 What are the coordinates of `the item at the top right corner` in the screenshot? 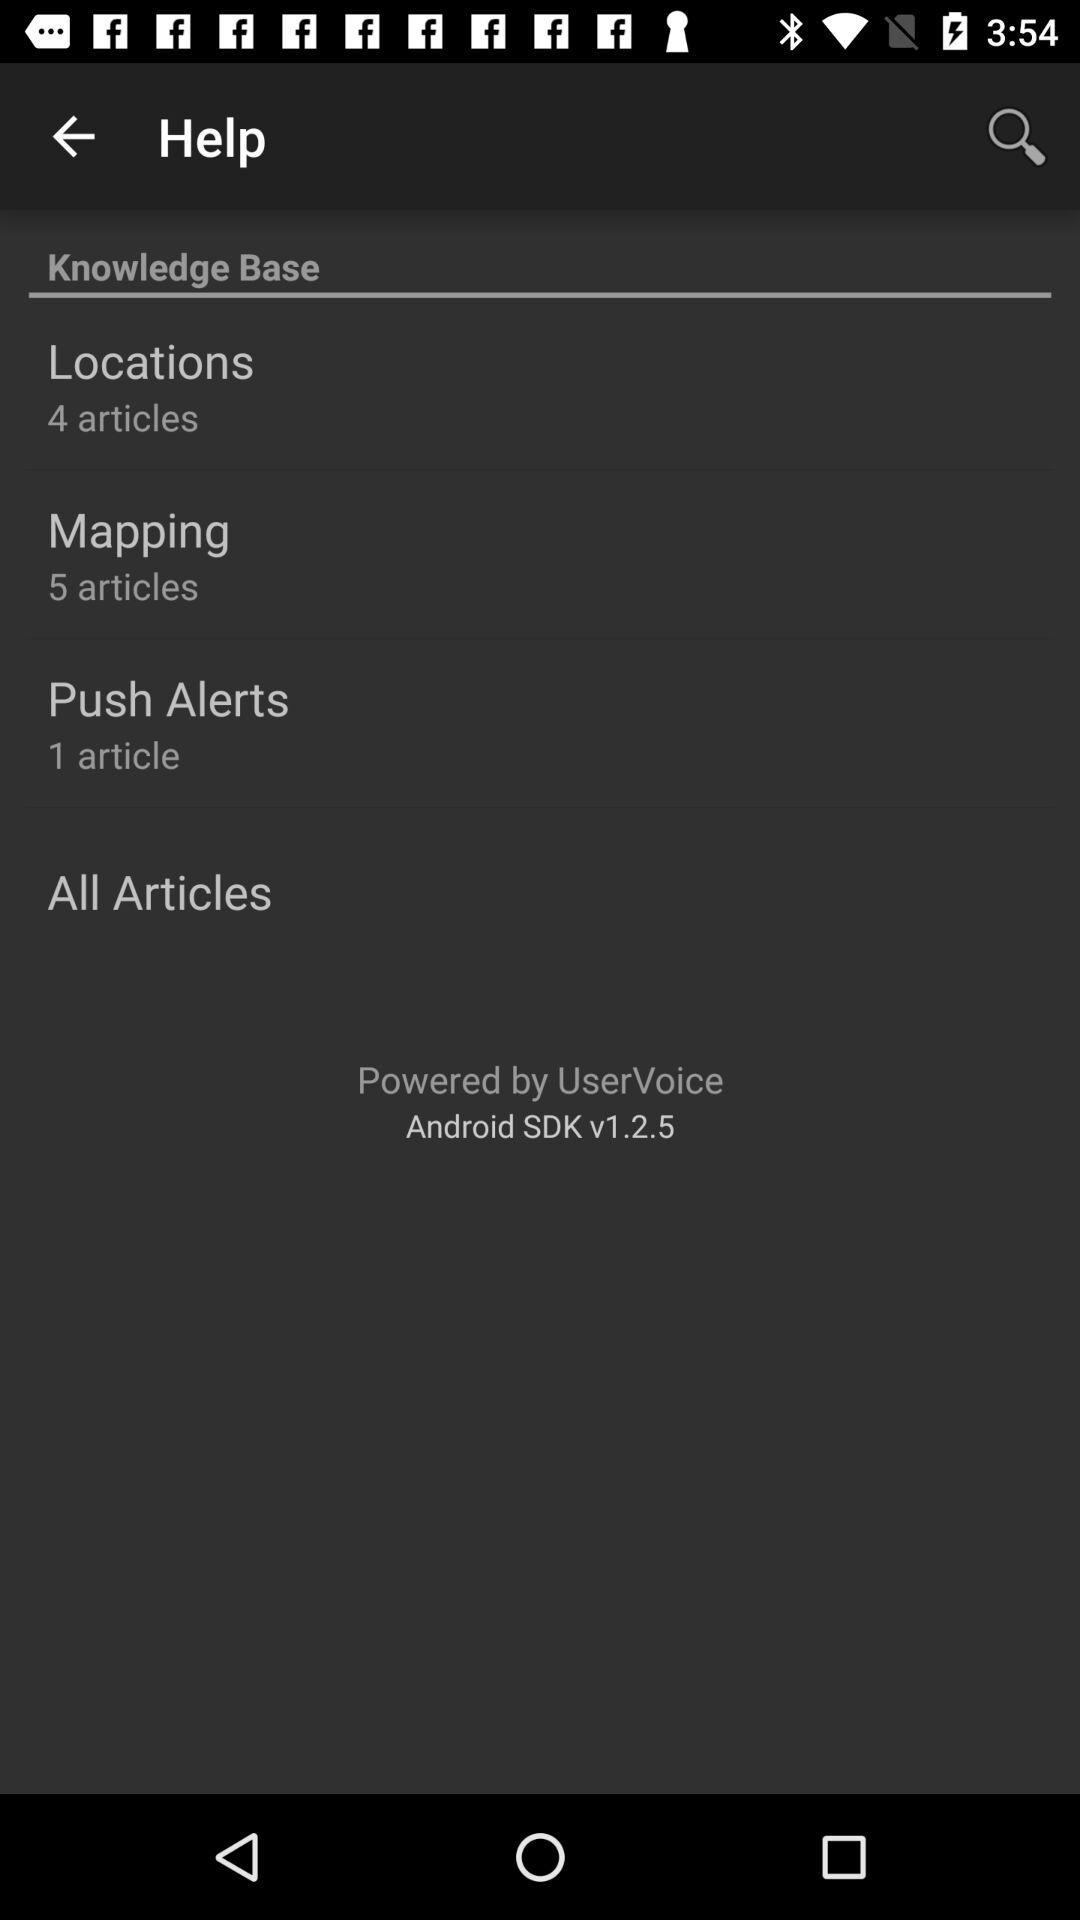 It's located at (1017, 135).